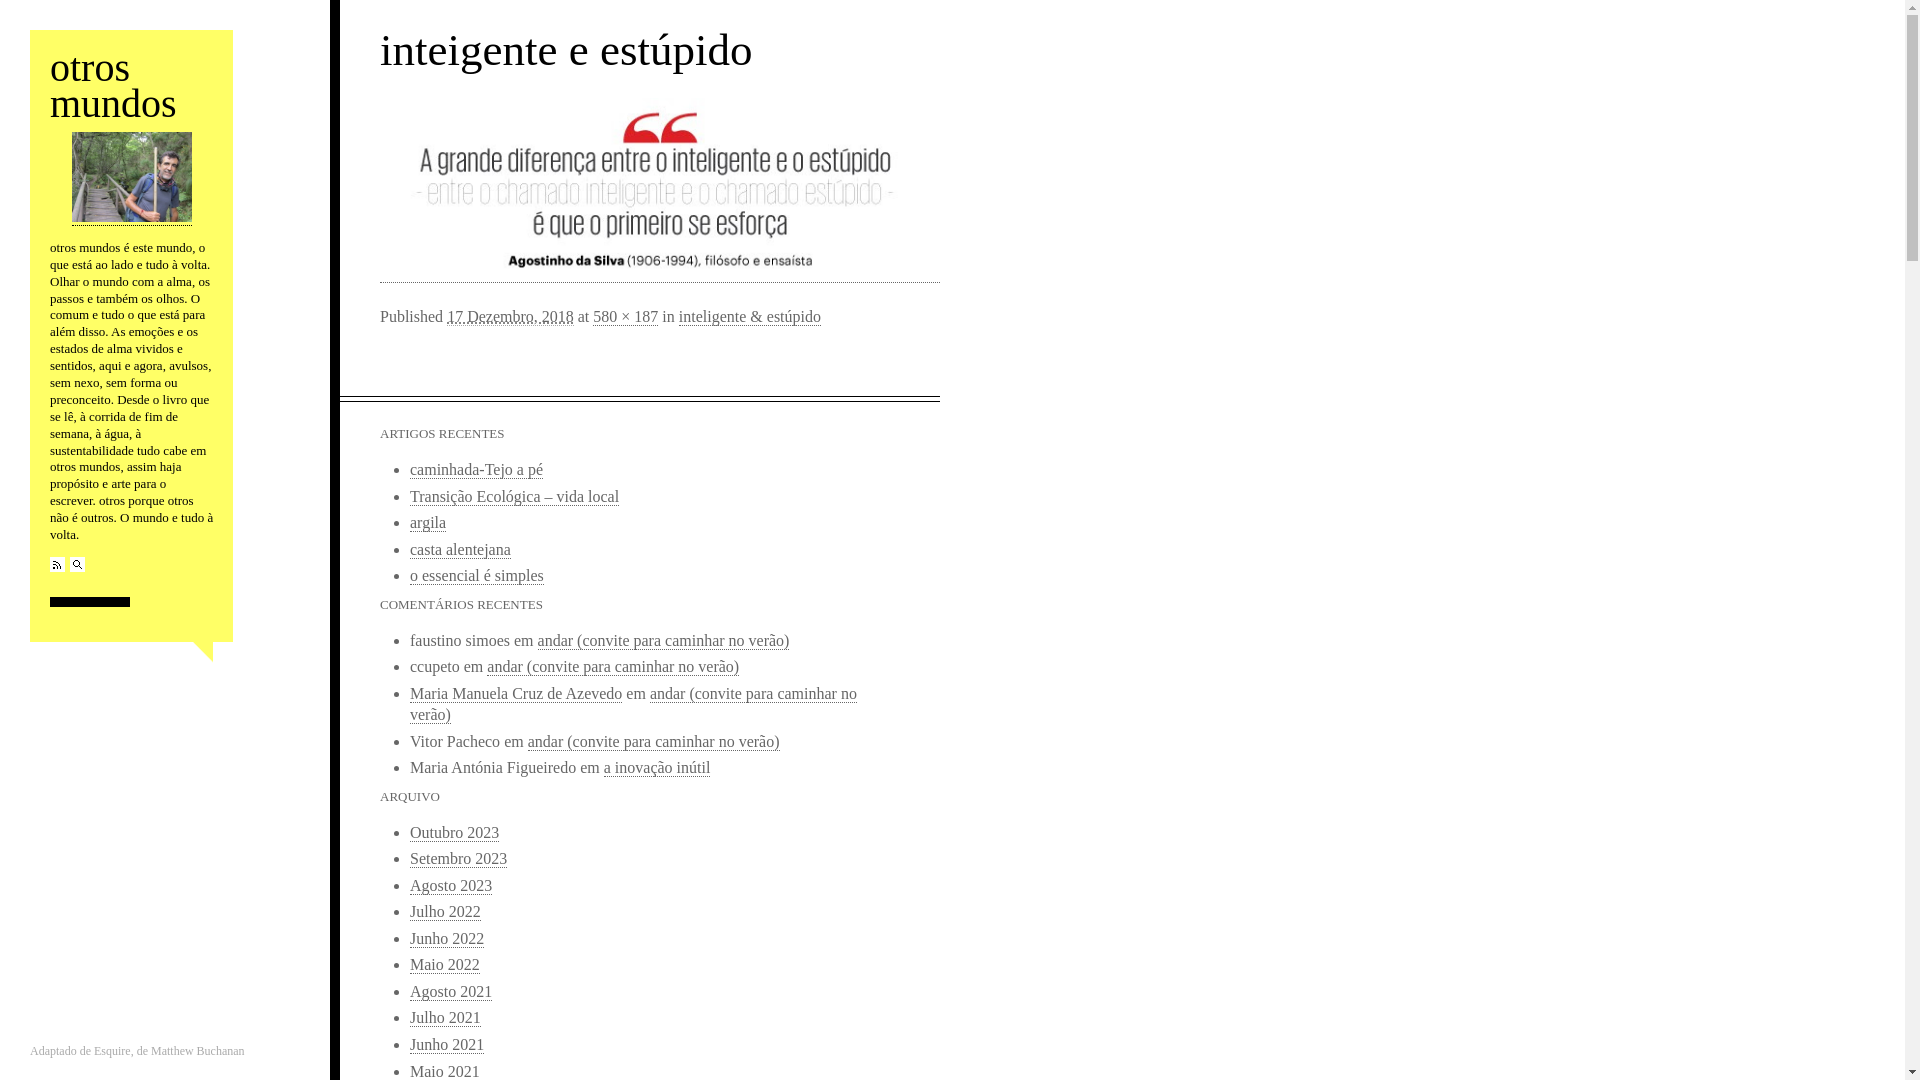 This screenshot has height=1080, width=1920. I want to click on 'casta alentejana', so click(459, 550).